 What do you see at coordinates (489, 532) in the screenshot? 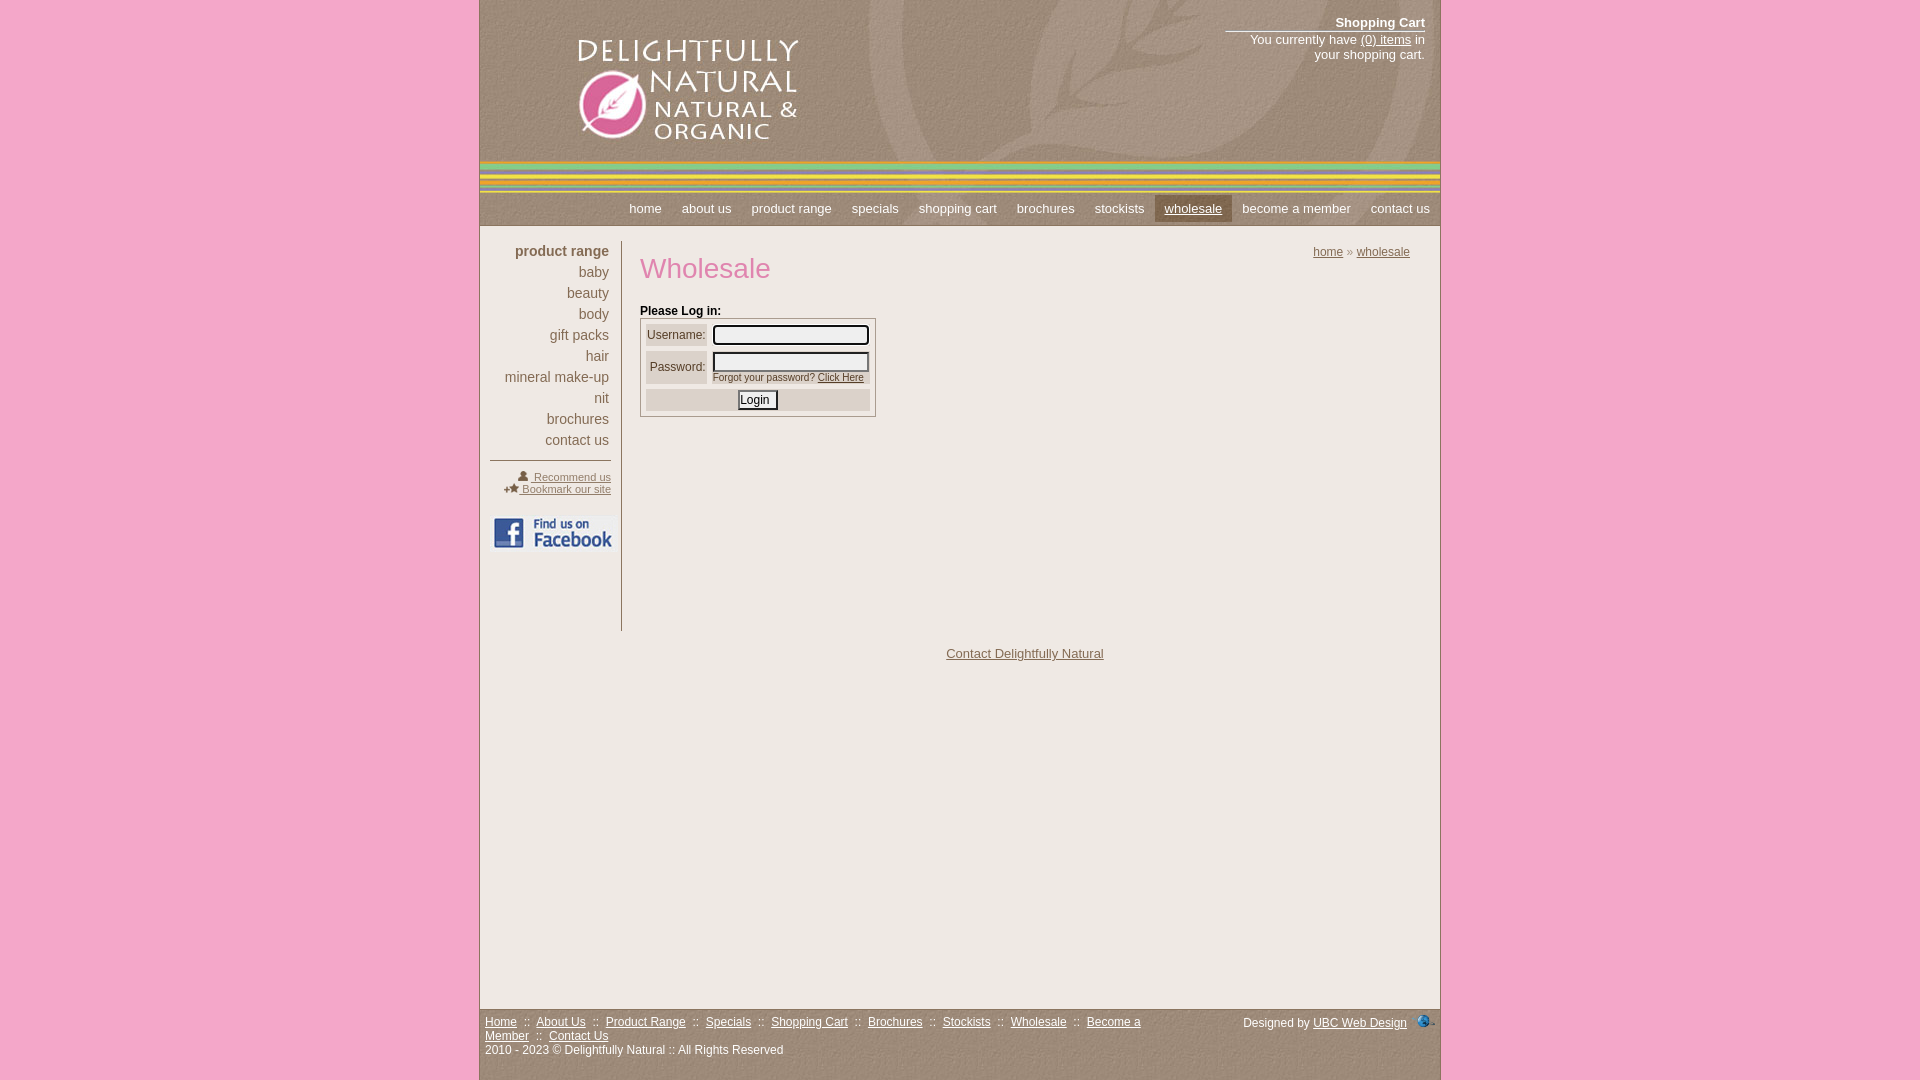
I see `'Find Delightfully Natural on Facebook'` at bounding box center [489, 532].